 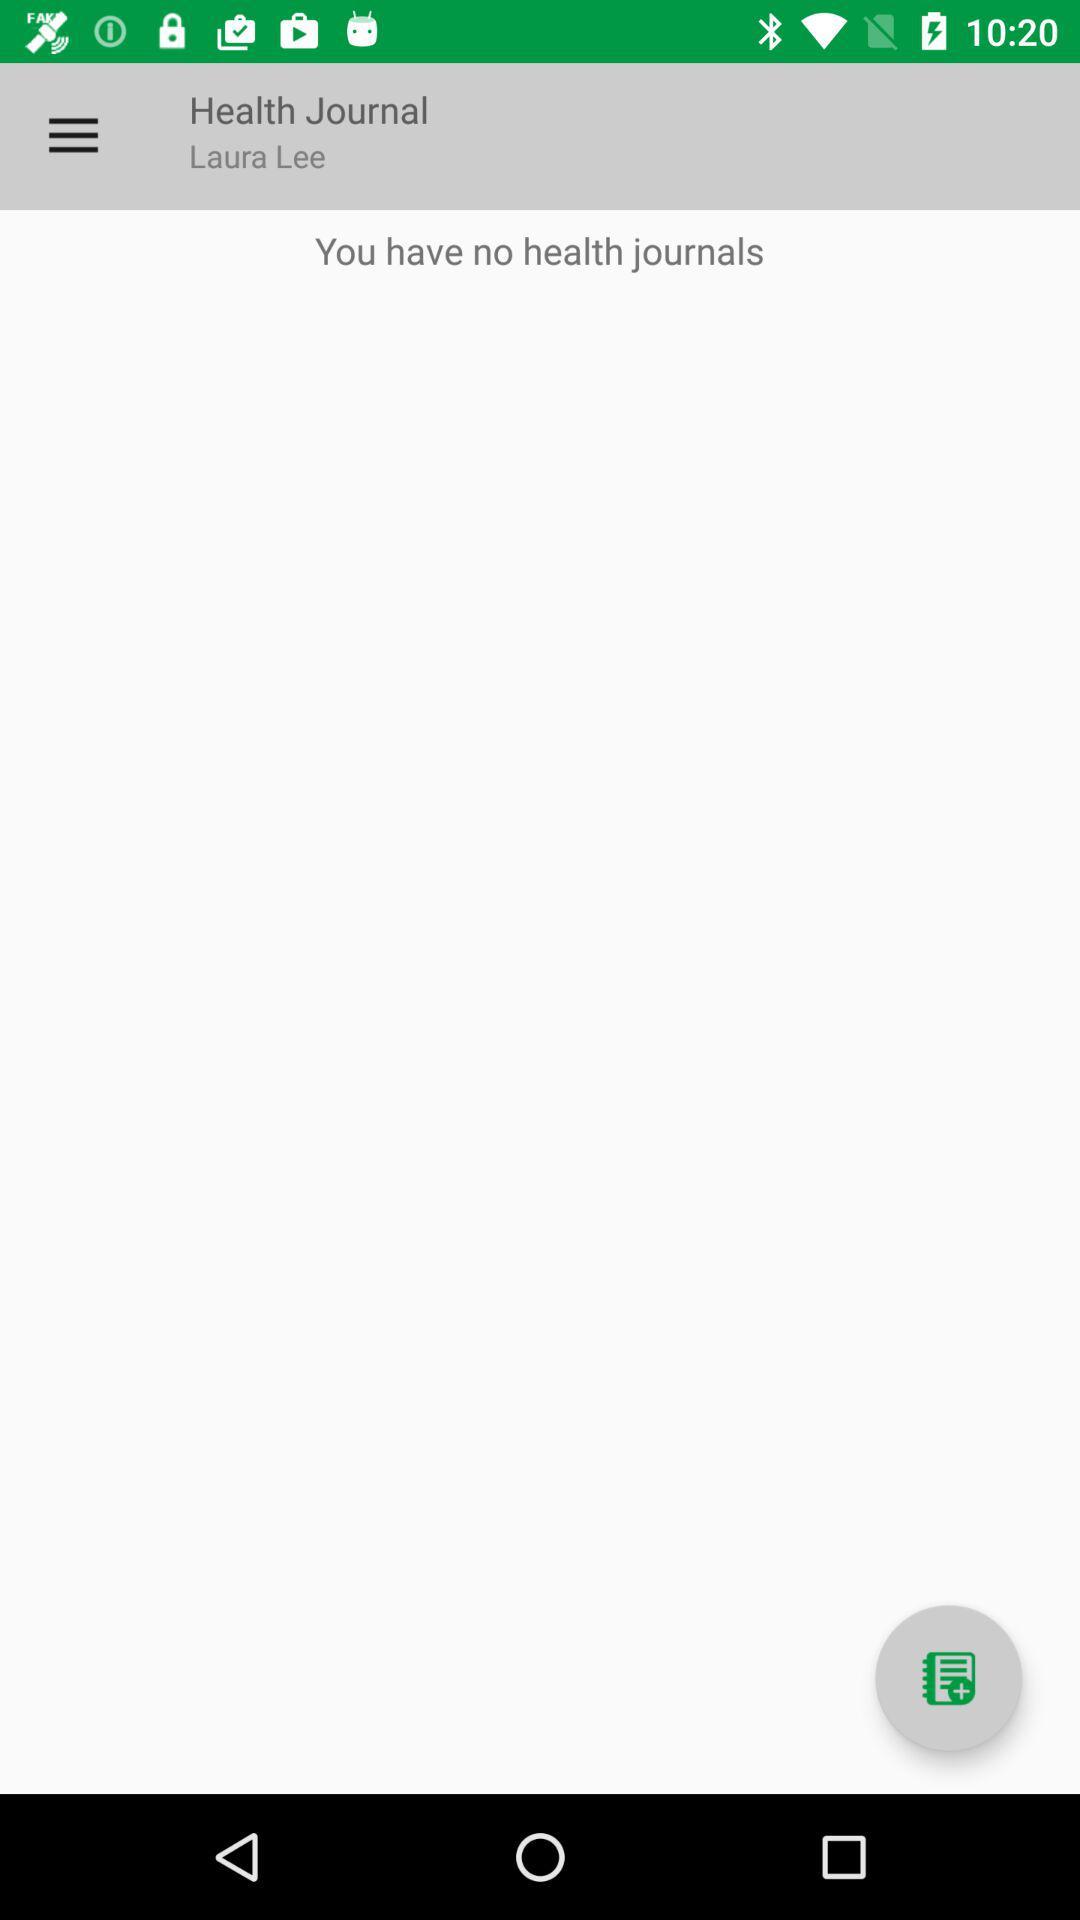 What do you see at coordinates (947, 1678) in the screenshot?
I see `the item at the bottom right corner` at bounding box center [947, 1678].